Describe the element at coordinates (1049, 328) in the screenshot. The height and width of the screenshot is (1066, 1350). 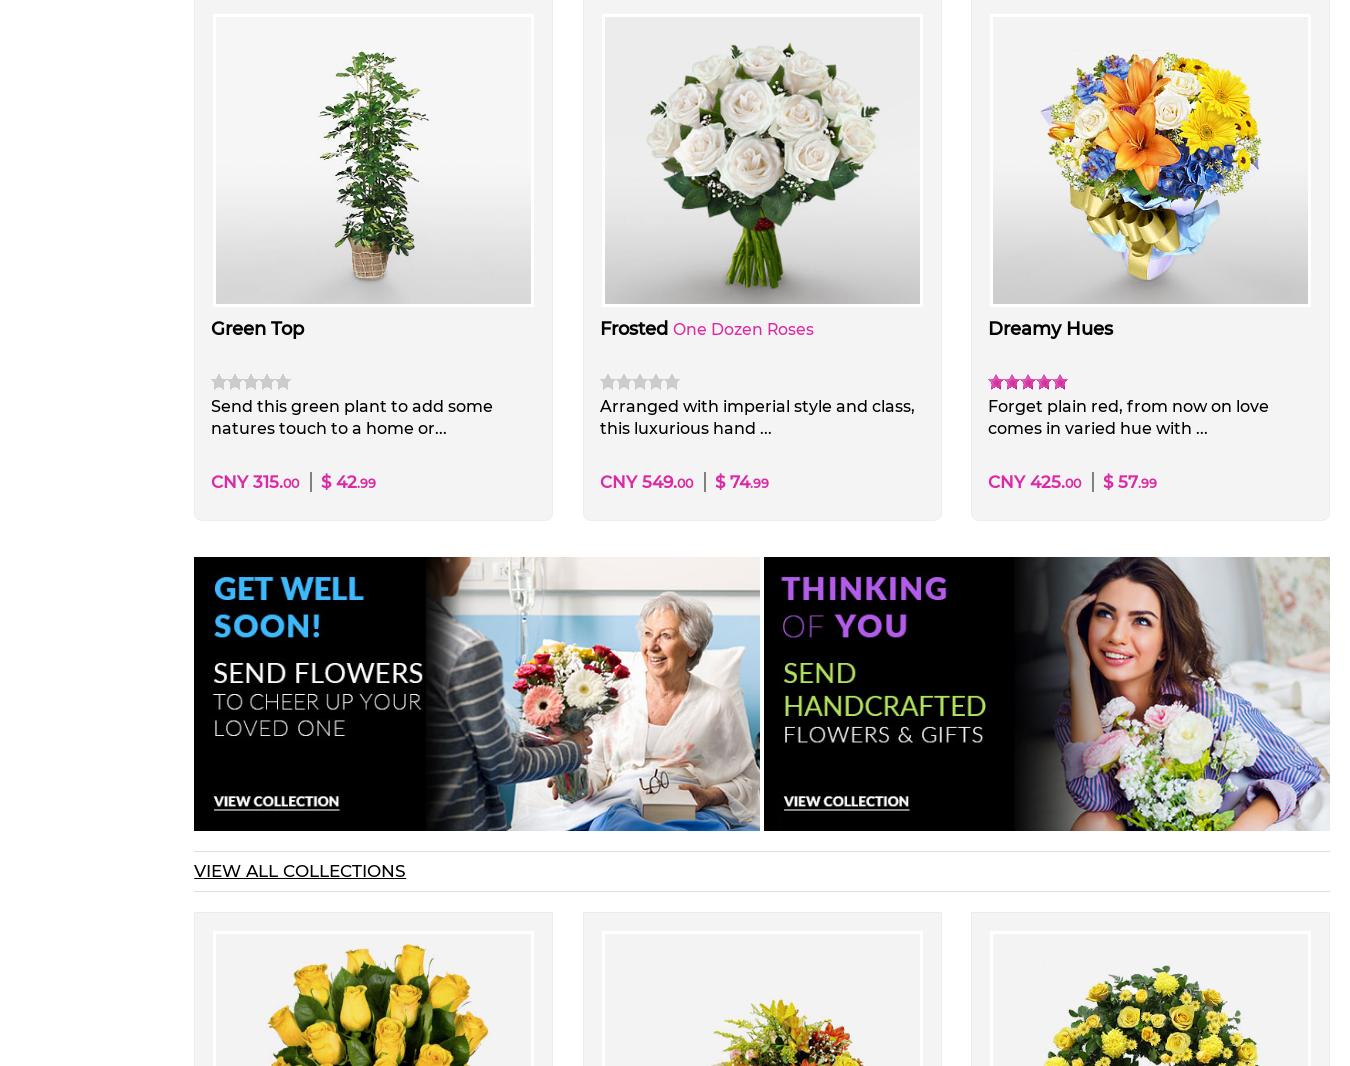
I see `'Dreamy Hues'` at that location.